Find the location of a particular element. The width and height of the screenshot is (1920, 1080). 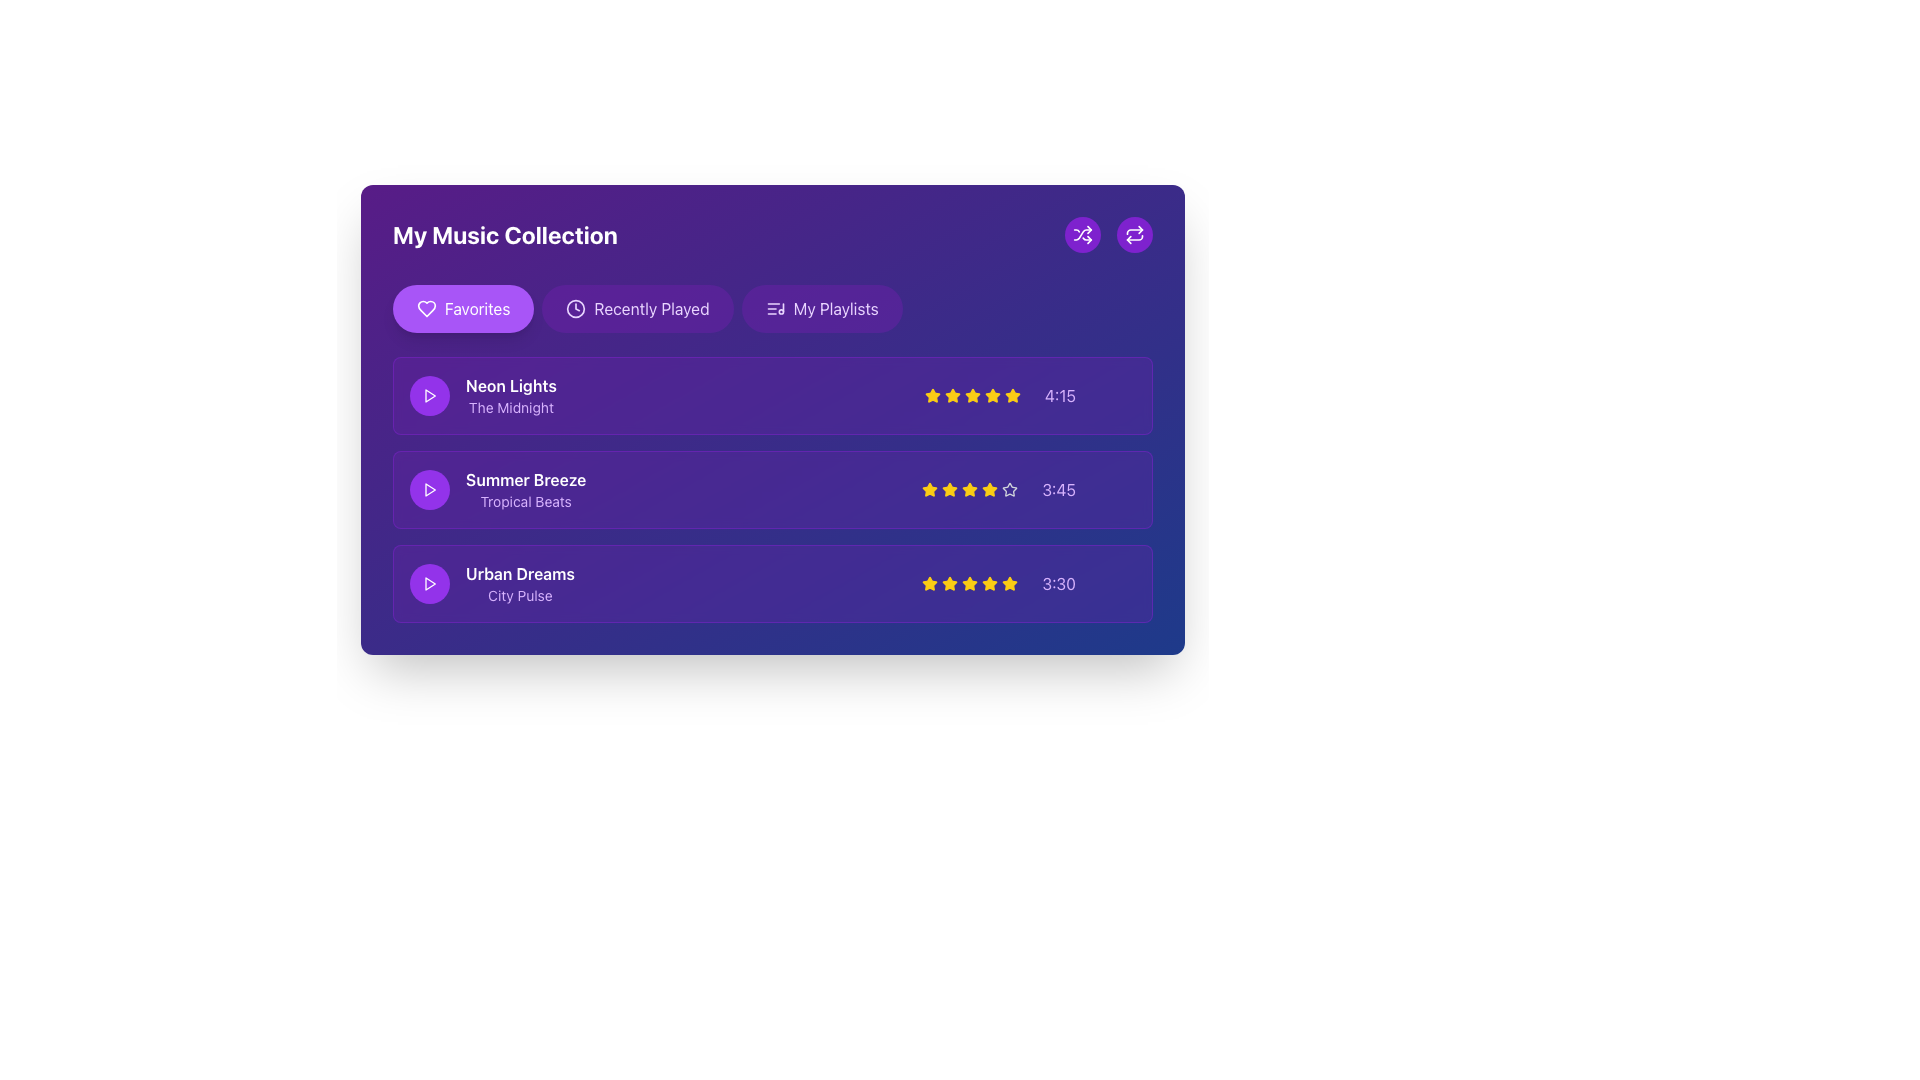

the favorites icon located to the left of the 'Favorites' text within the 'Favorites' button group is located at coordinates (426, 308).